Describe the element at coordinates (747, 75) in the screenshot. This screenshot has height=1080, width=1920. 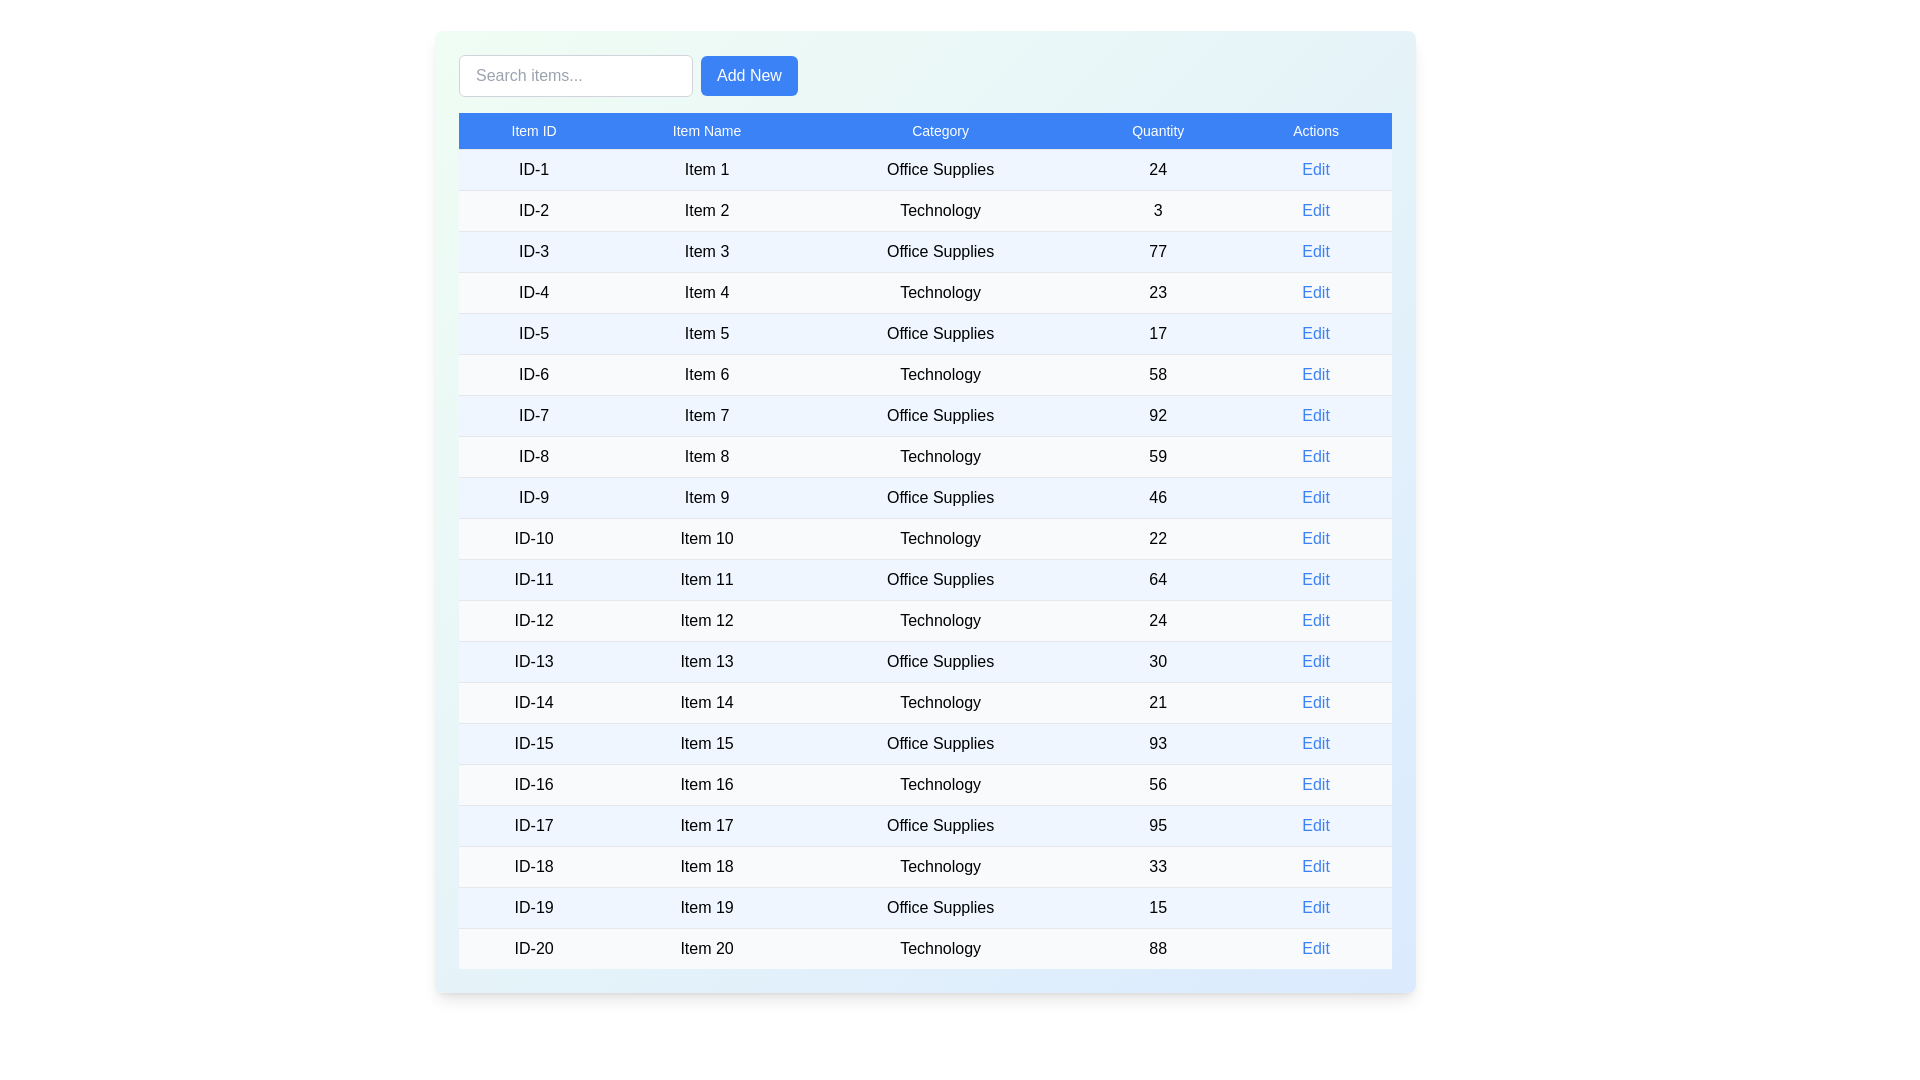
I see `'Add New' button to add a new item` at that location.